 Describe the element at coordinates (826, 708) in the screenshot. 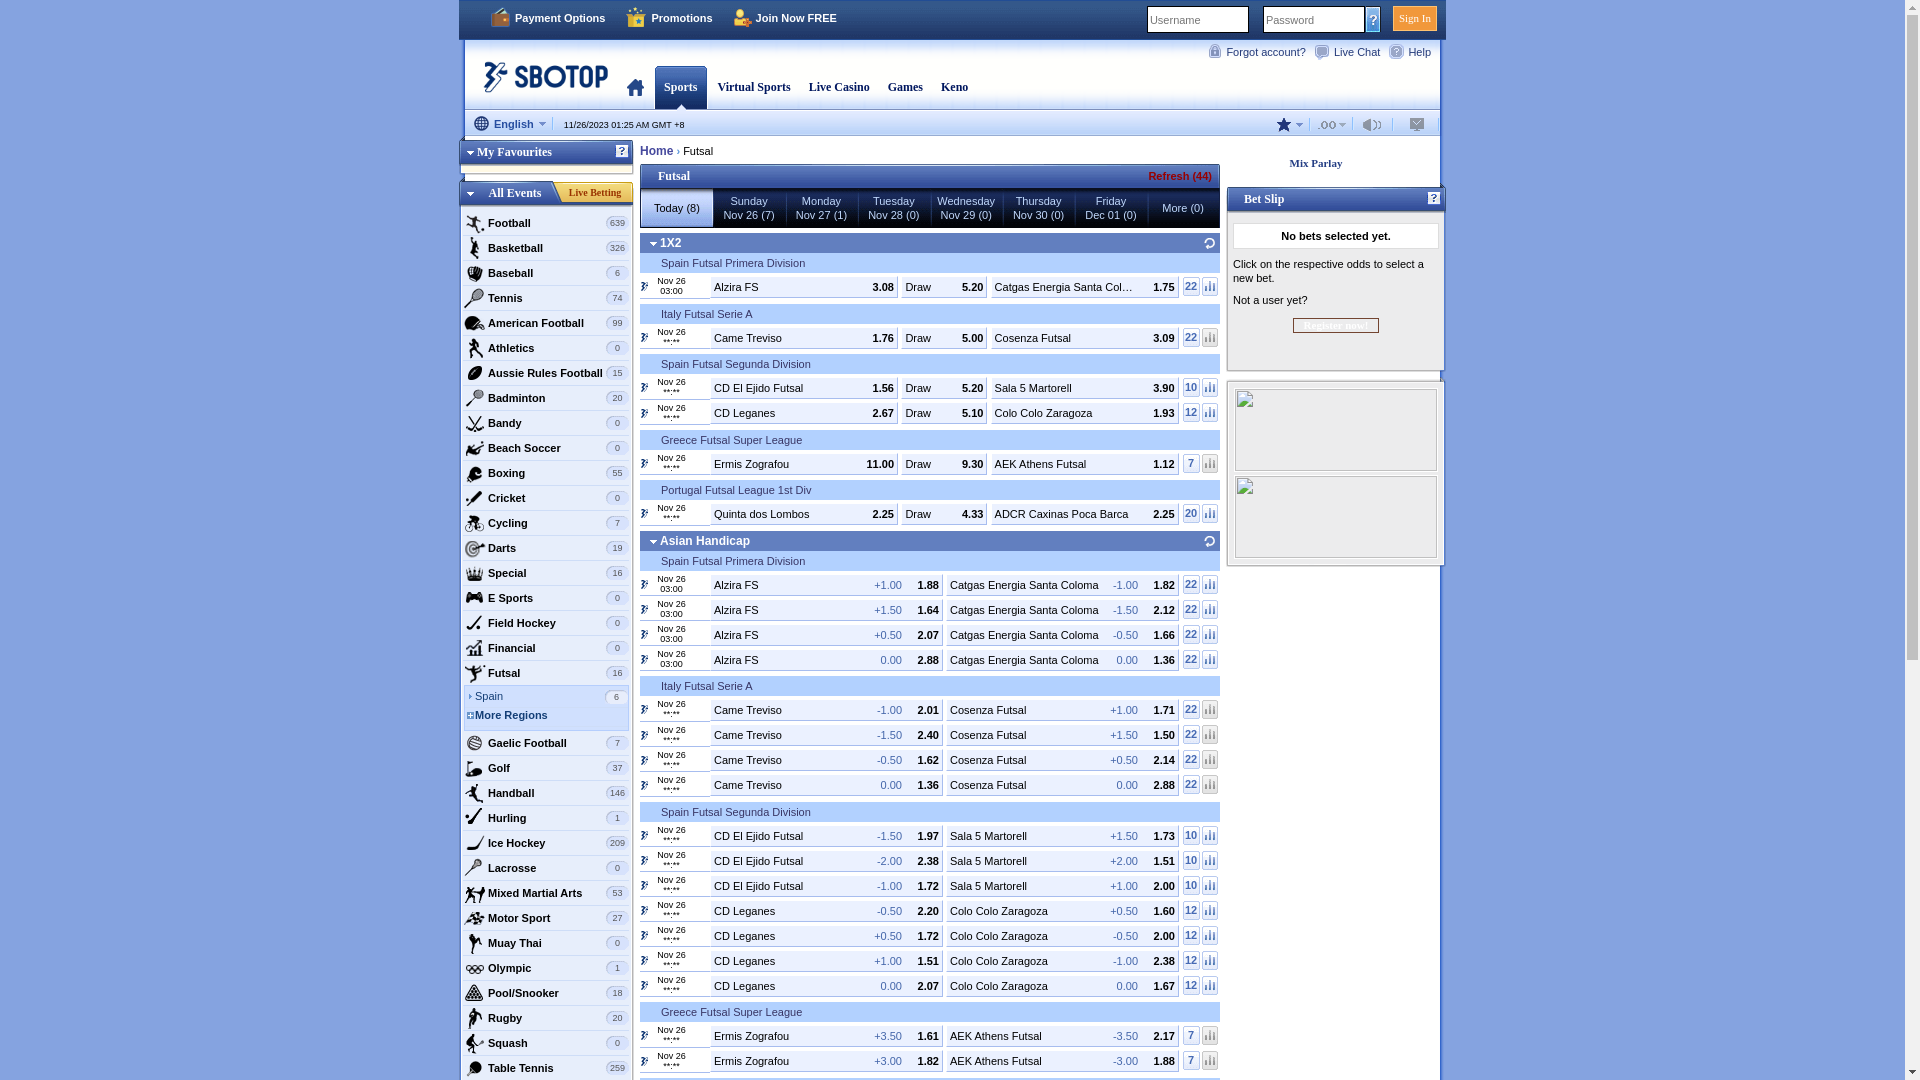

I see `'2.01` at that location.